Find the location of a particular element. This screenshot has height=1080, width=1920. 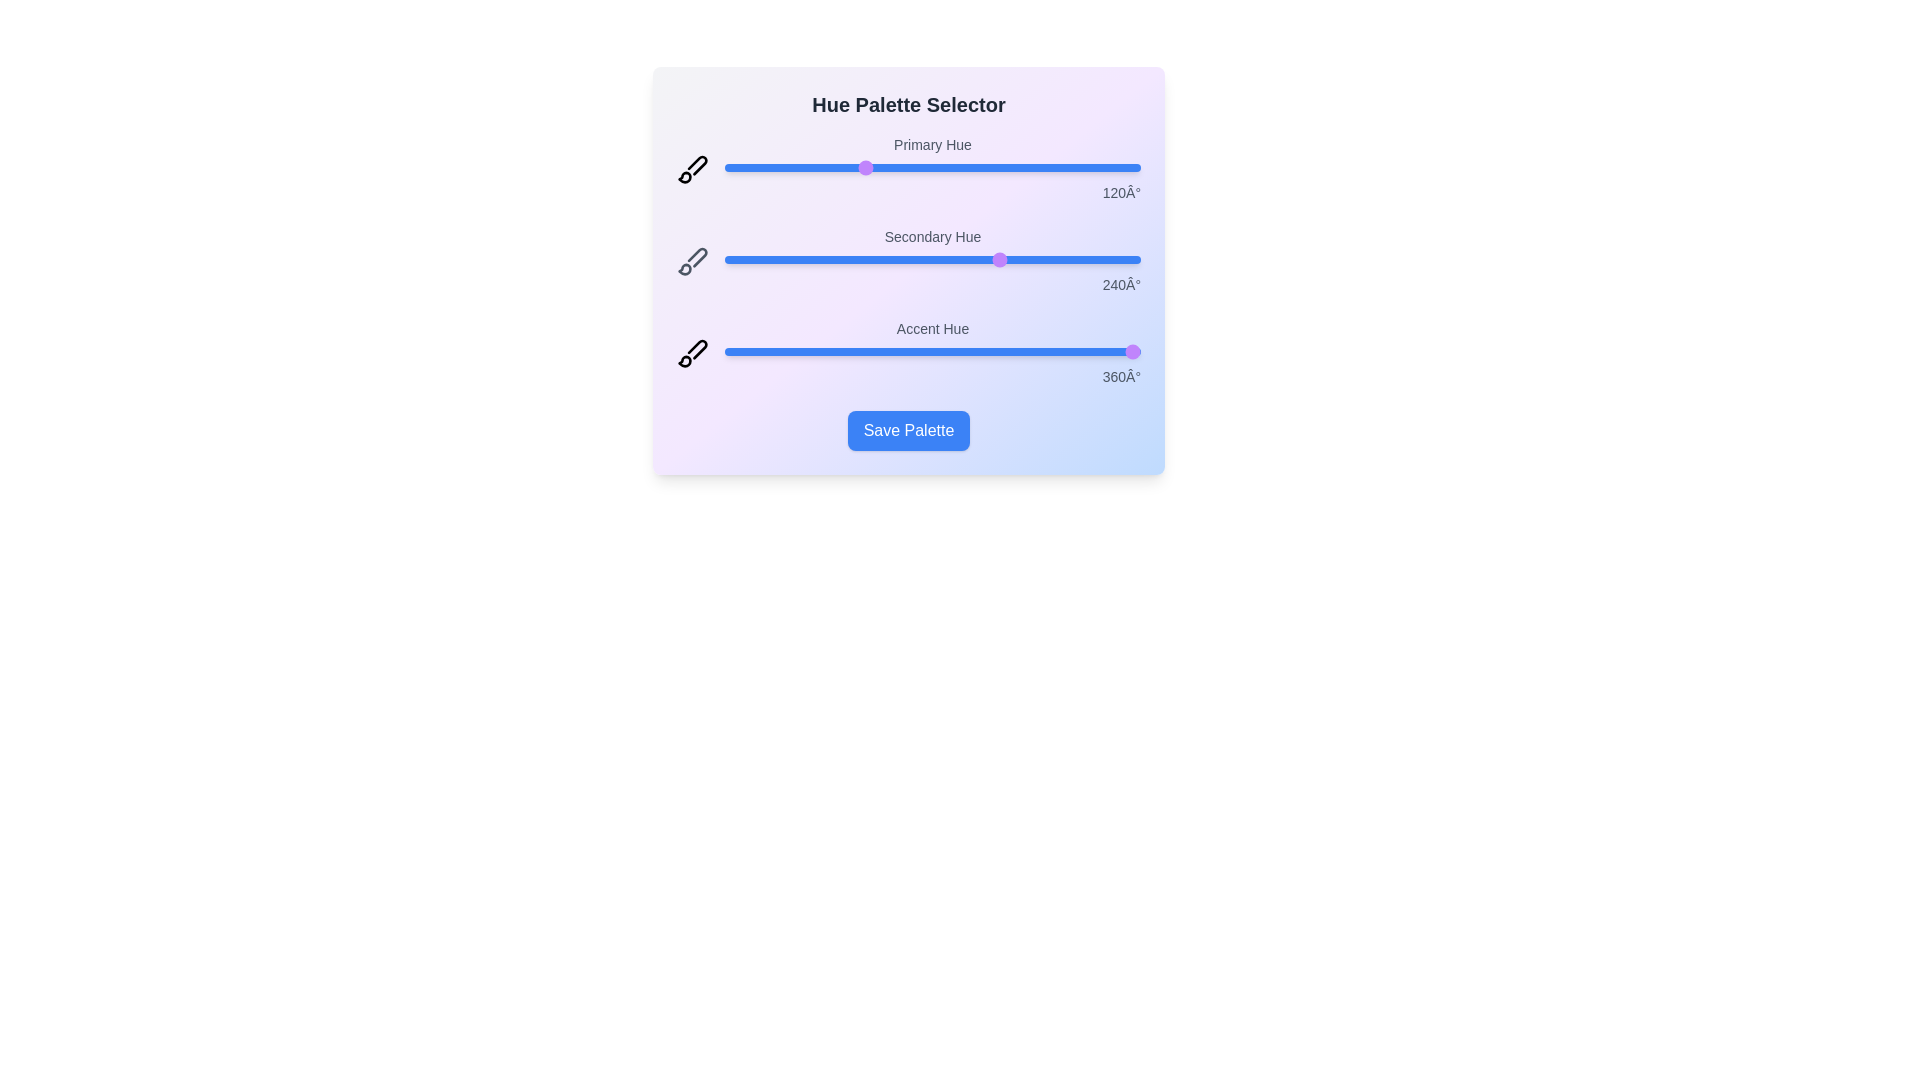

the 'Primary Hue' slider to 33 degrees is located at coordinates (762, 167).